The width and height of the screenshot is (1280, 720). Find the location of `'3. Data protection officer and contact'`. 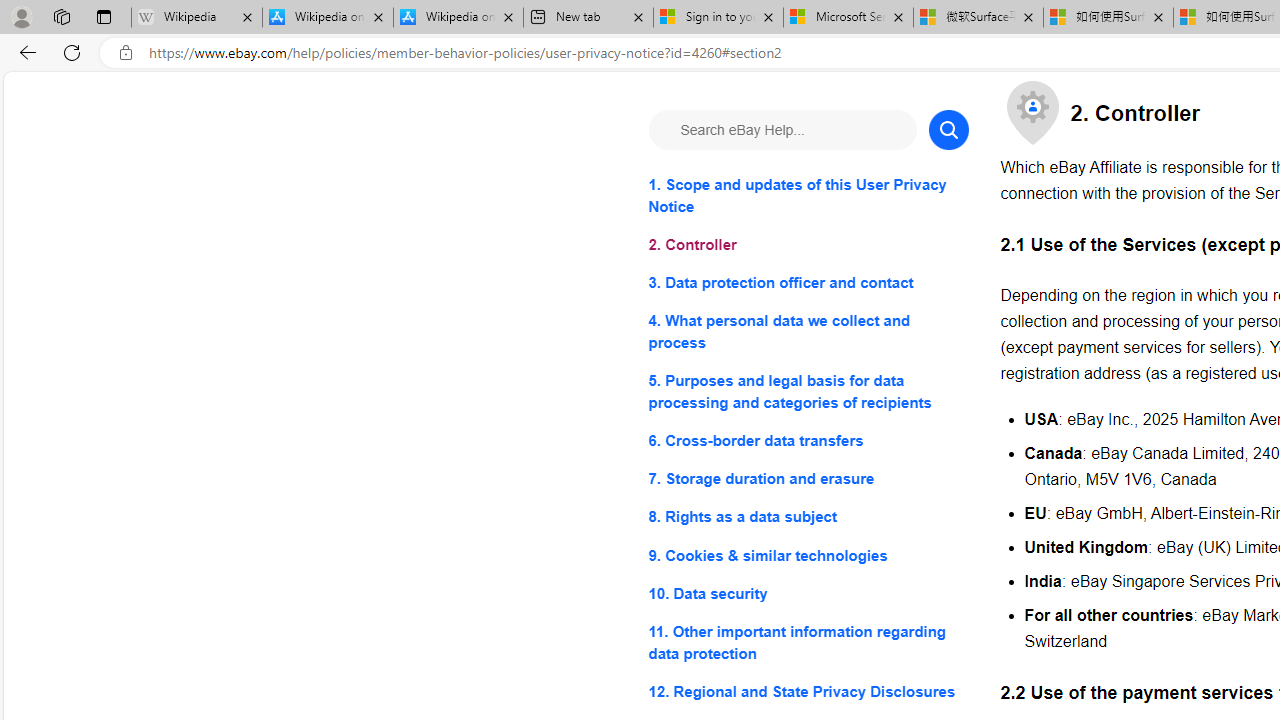

'3. Data protection officer and contact' is located at coordinates (808, 283).